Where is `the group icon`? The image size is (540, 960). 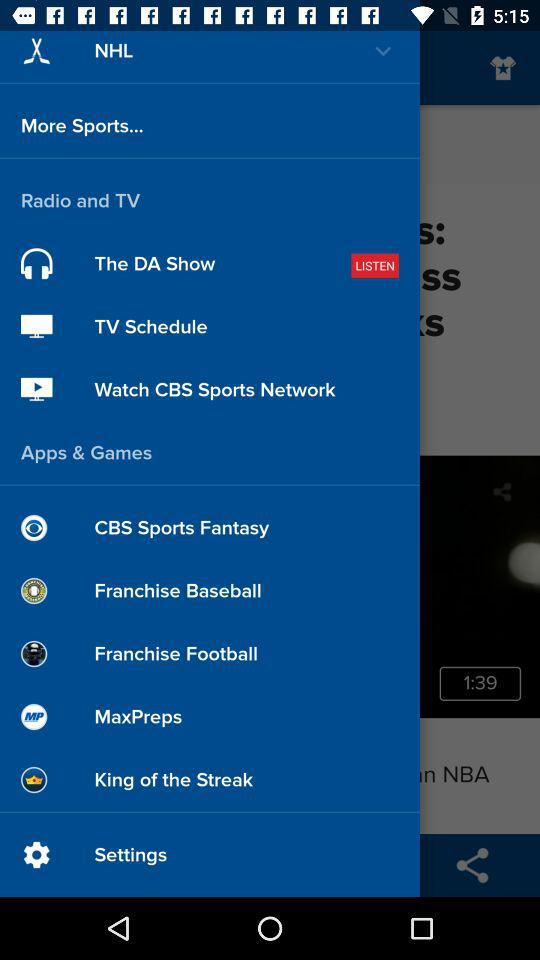
the group icon is located at coordinates (202, 864).